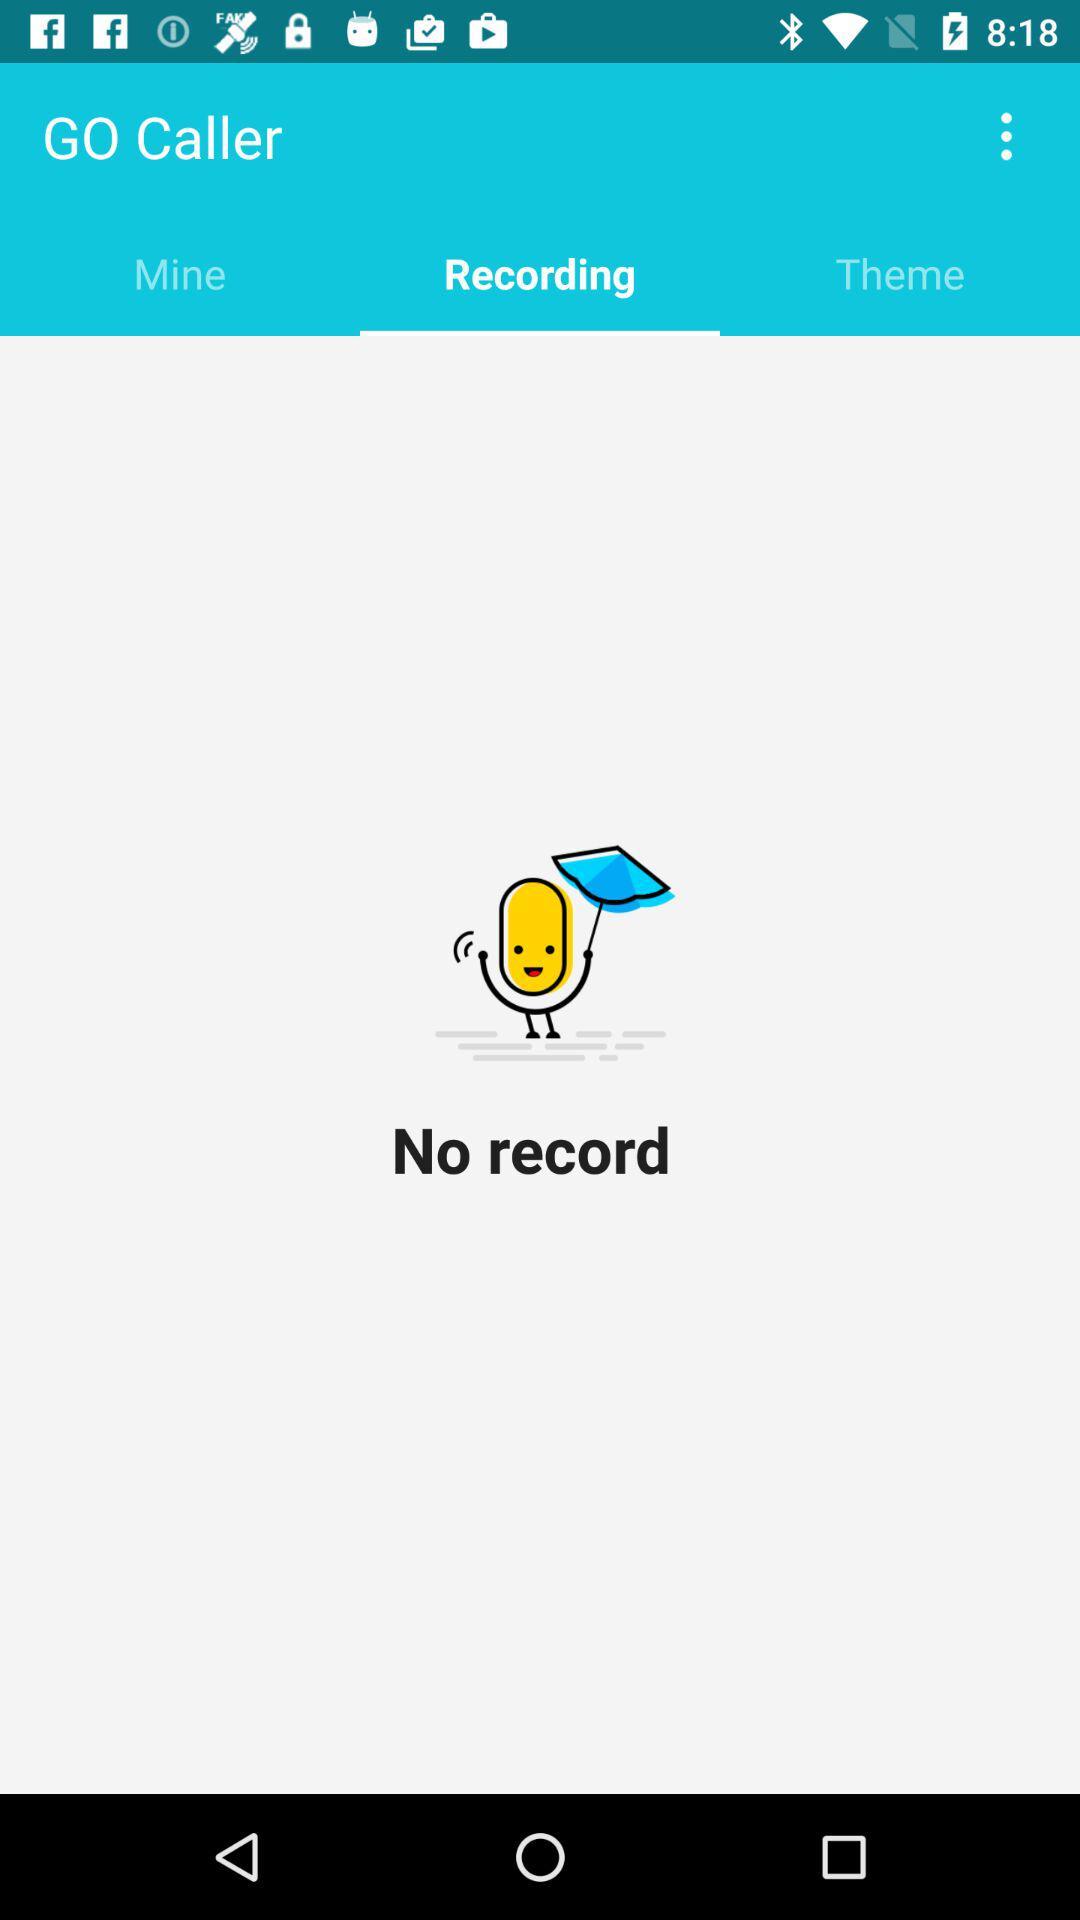  What do you see at coordinates (898, 272) in the screenshot?
I see `icon to the right of the recording` at bounding box center [898, 272].